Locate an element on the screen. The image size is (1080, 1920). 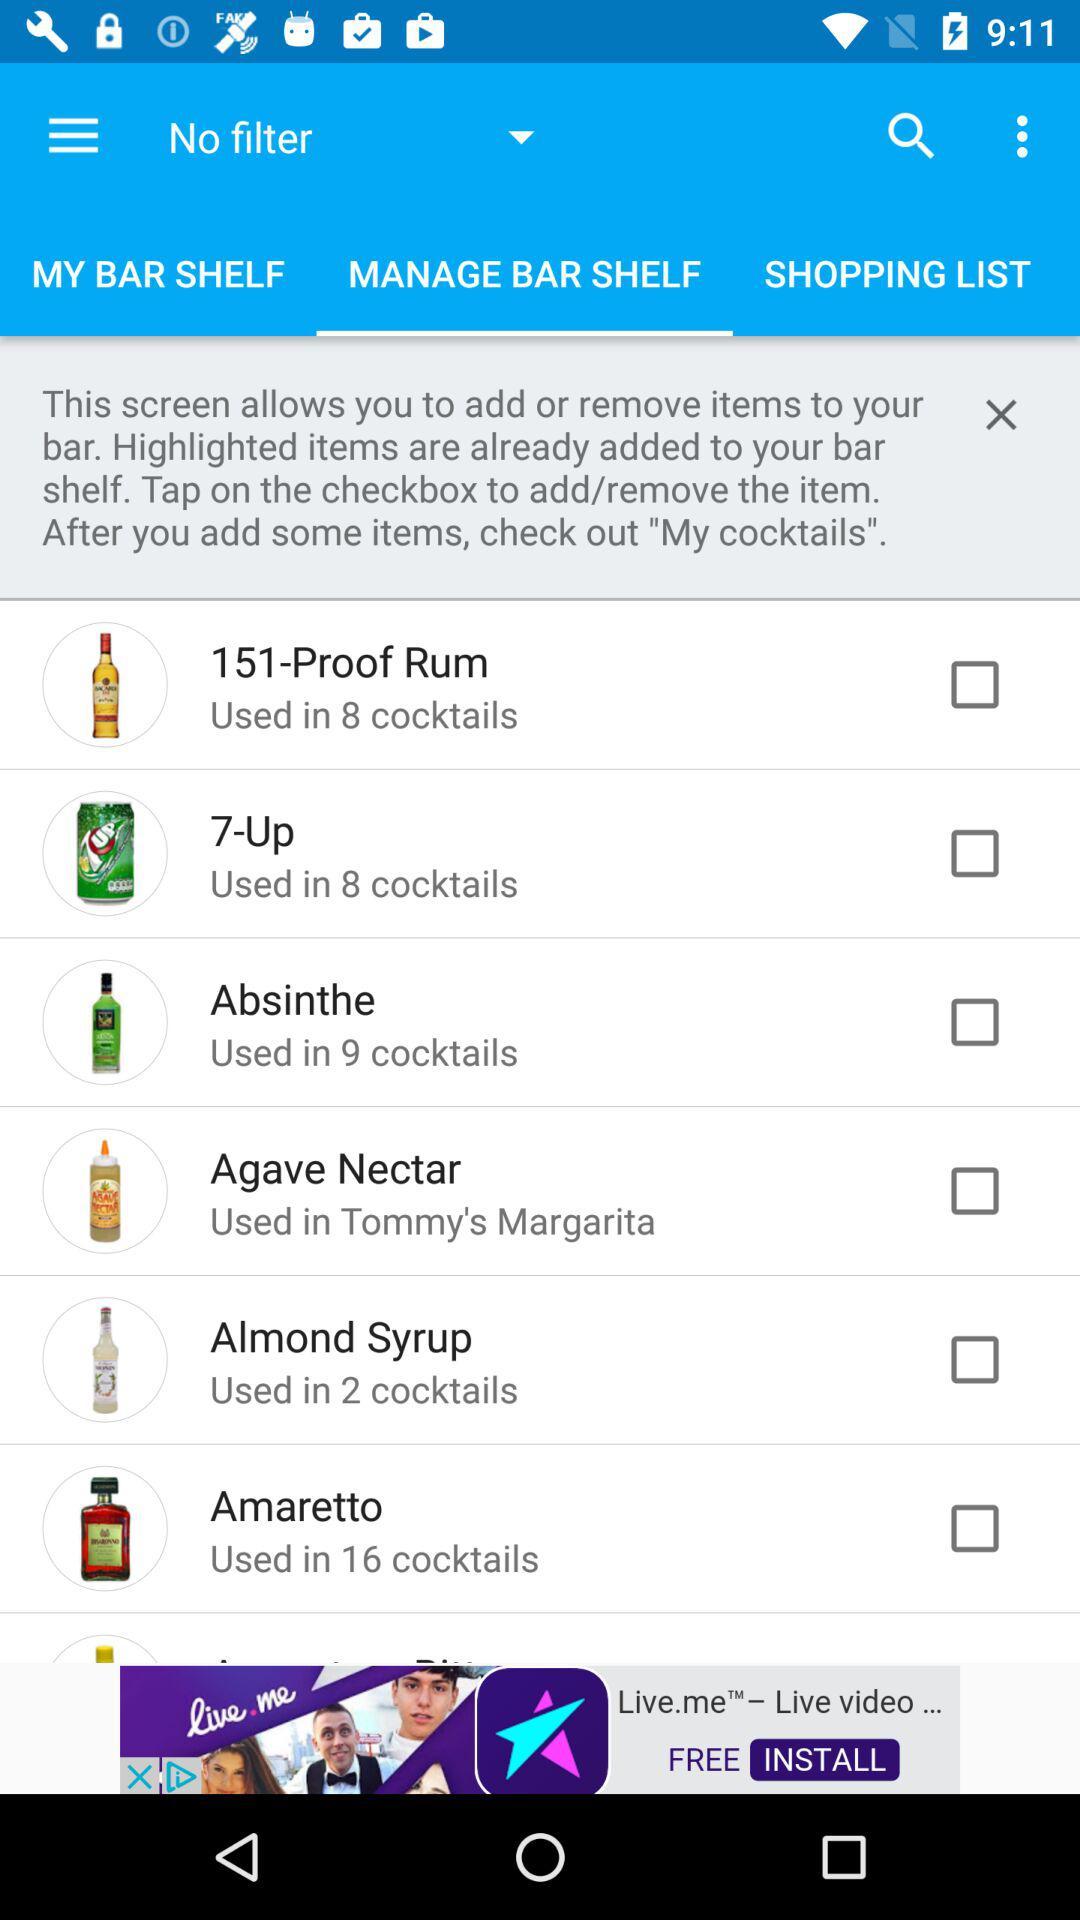
help is located at coordinates (1001, 413).